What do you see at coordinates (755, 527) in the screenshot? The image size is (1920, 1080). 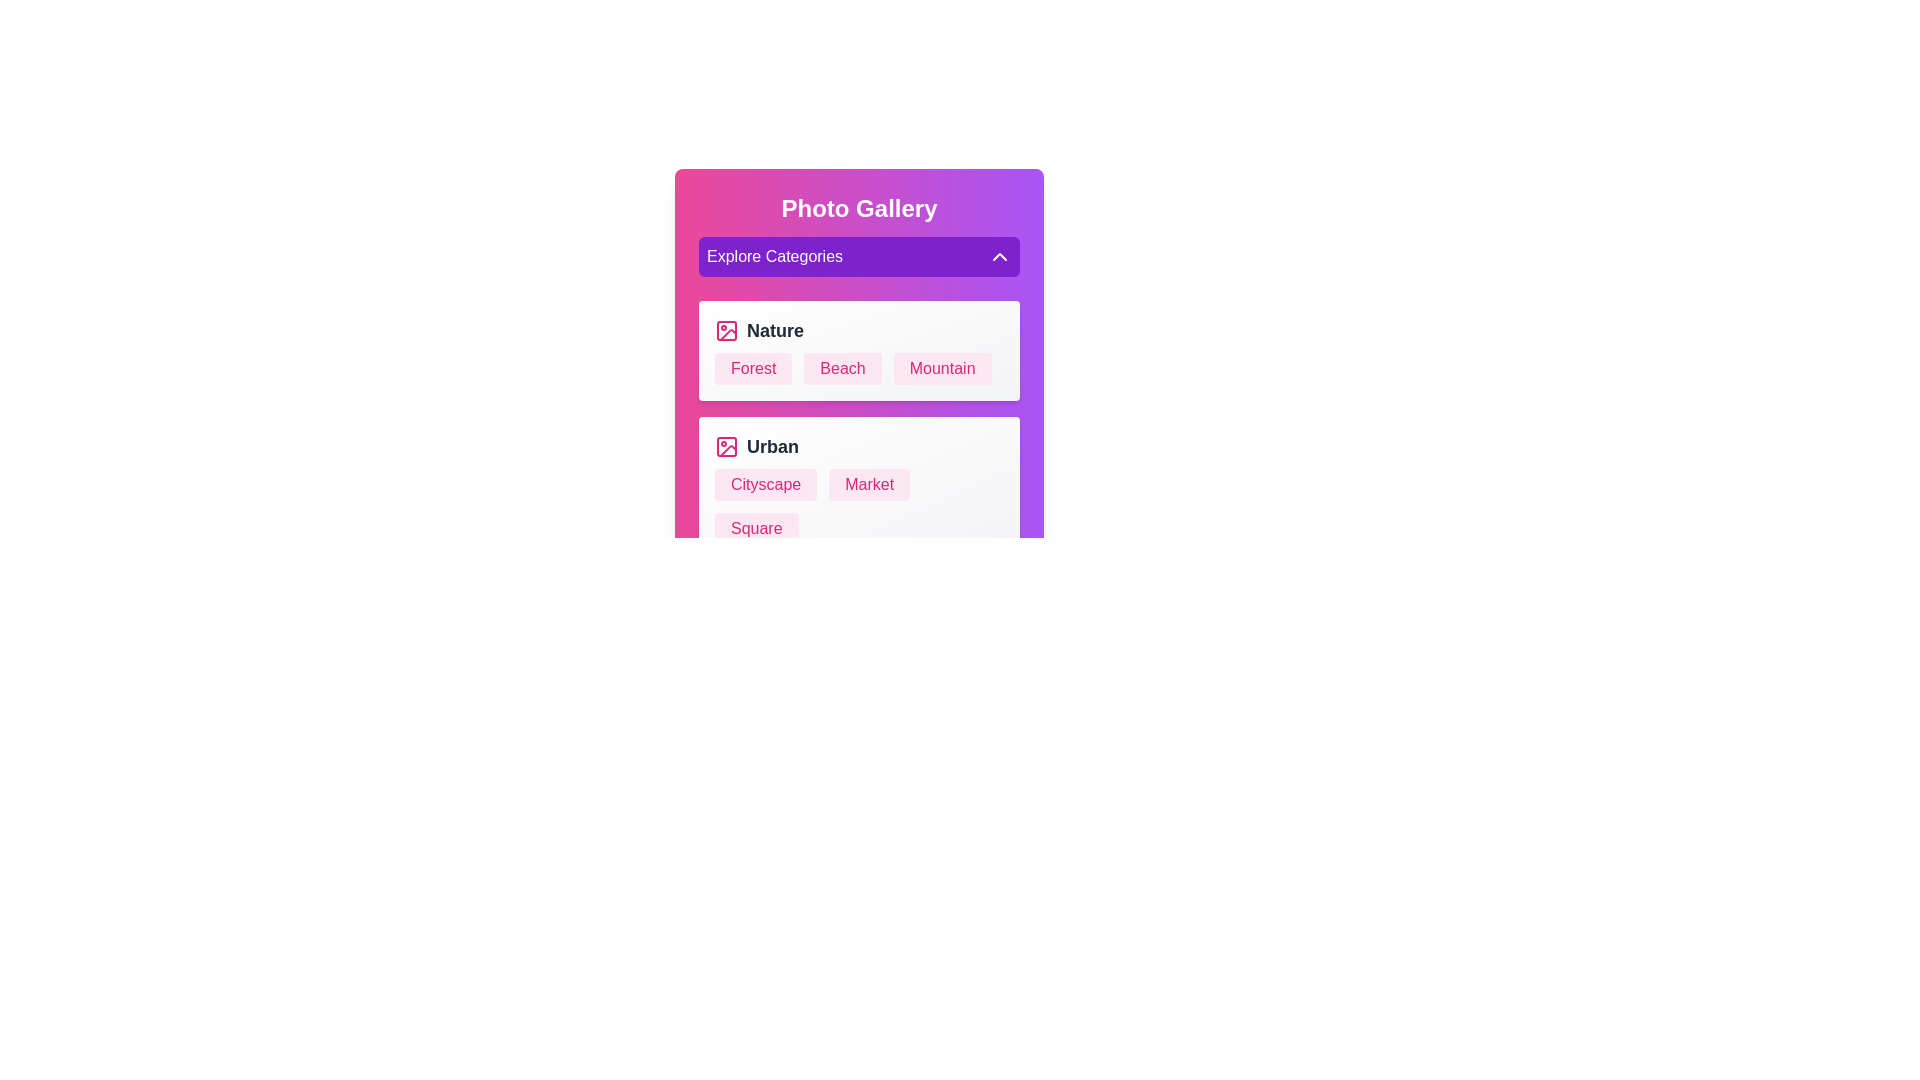 I see `the text element labeled 'Square' to select it` at bounding box center [755, 527].